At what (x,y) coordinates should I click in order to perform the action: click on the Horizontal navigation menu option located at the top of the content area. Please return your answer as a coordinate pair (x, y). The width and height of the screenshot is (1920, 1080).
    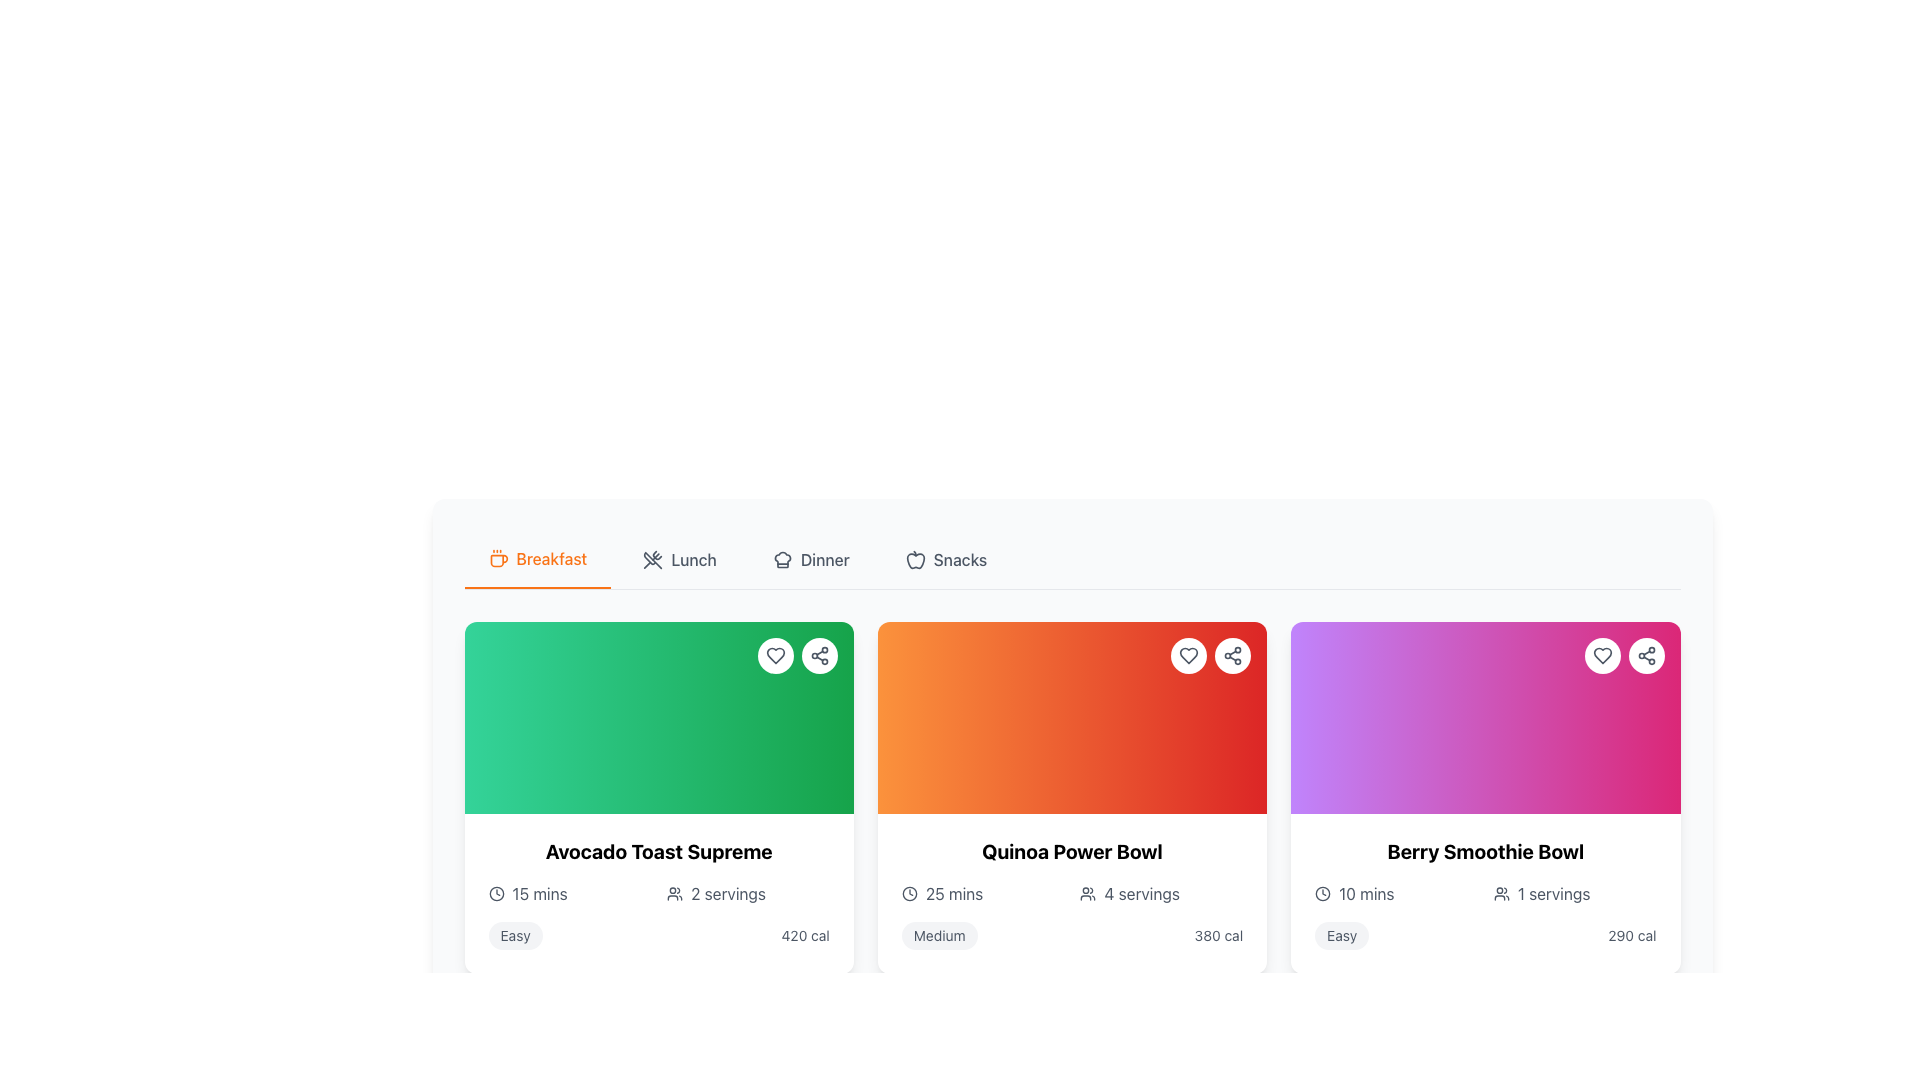
    Looking at the image, I should click on (1071, 560).